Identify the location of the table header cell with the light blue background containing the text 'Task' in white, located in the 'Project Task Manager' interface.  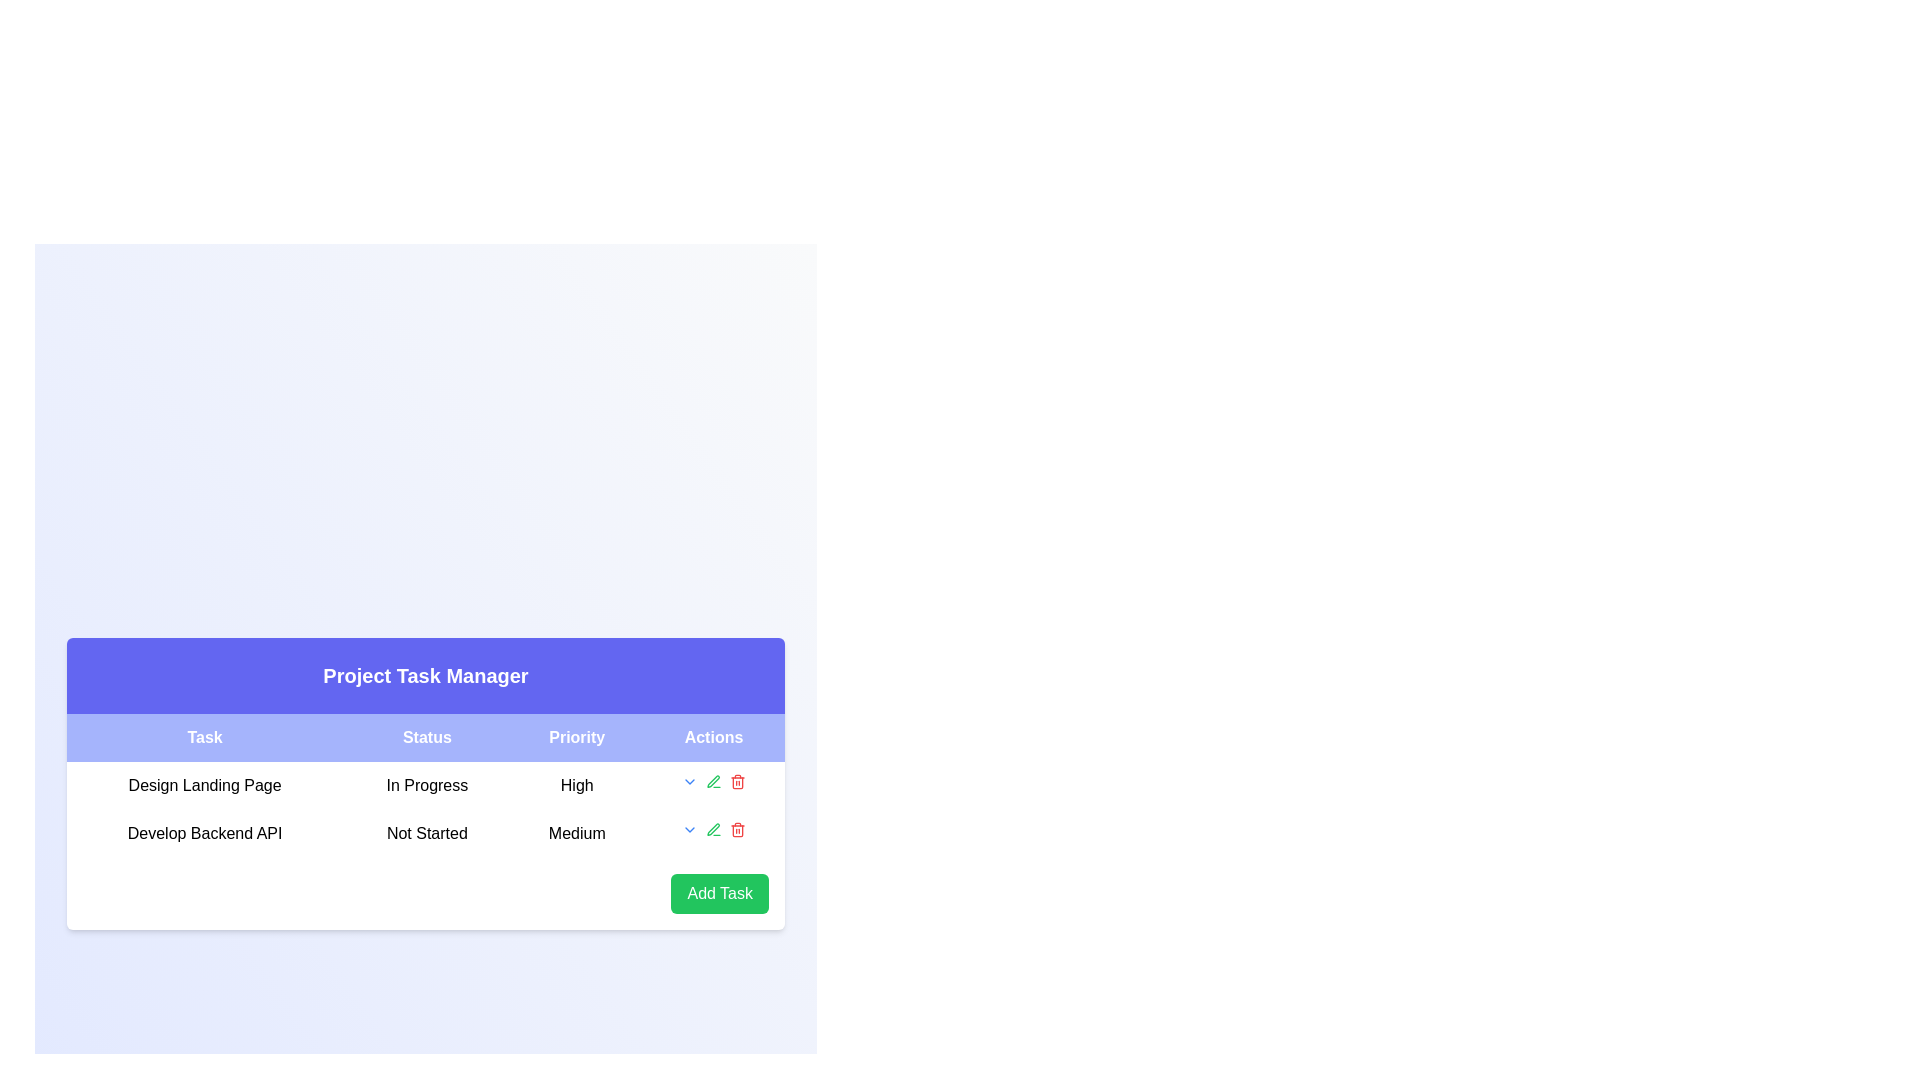
(205, 737).